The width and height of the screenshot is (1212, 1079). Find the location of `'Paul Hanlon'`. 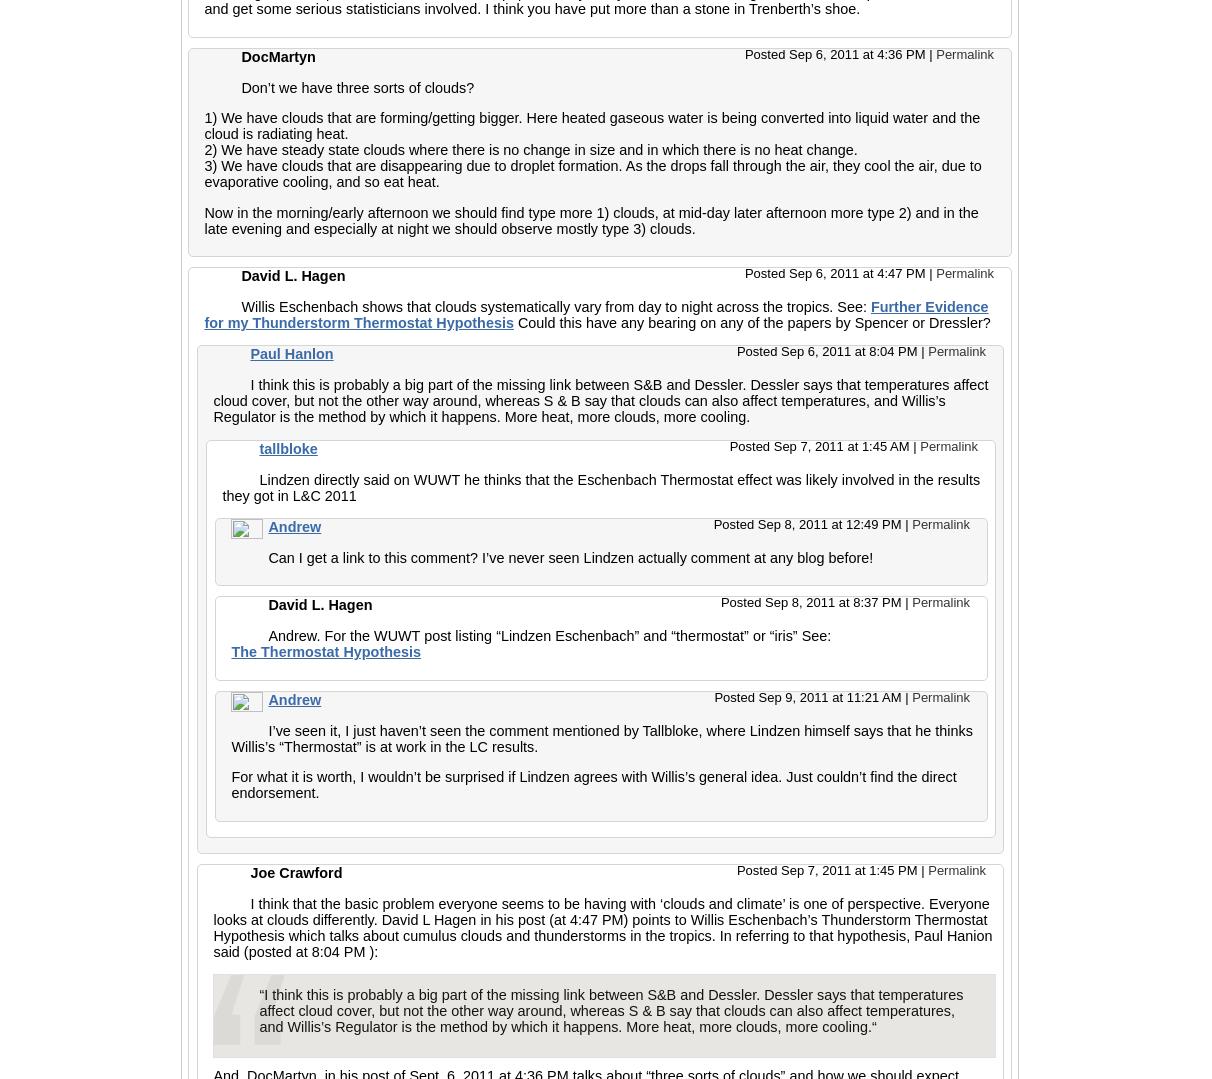

'Paul Hanlon' is located at coordinates (291, 354).